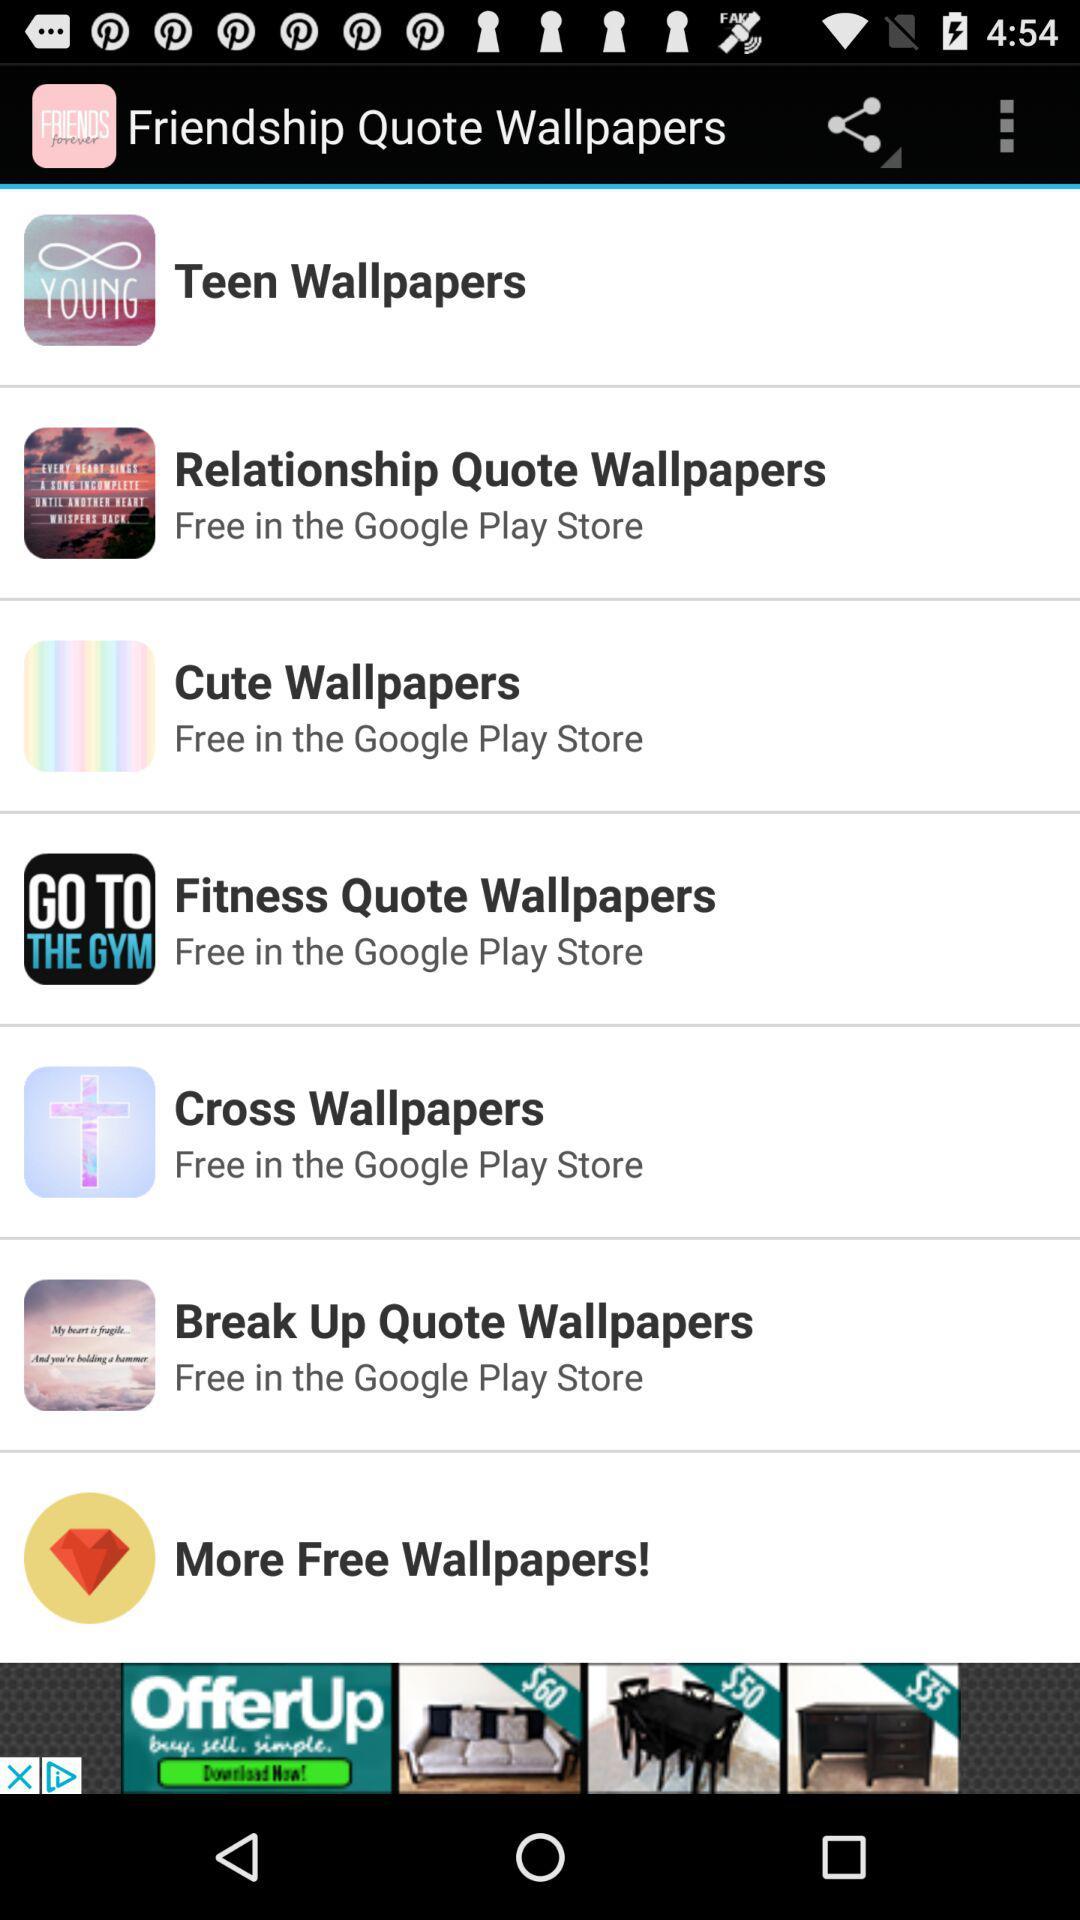 Image resolution: width=1080 pixels, height=1920 pixels. I want to click on the option, so click(540, 1727).